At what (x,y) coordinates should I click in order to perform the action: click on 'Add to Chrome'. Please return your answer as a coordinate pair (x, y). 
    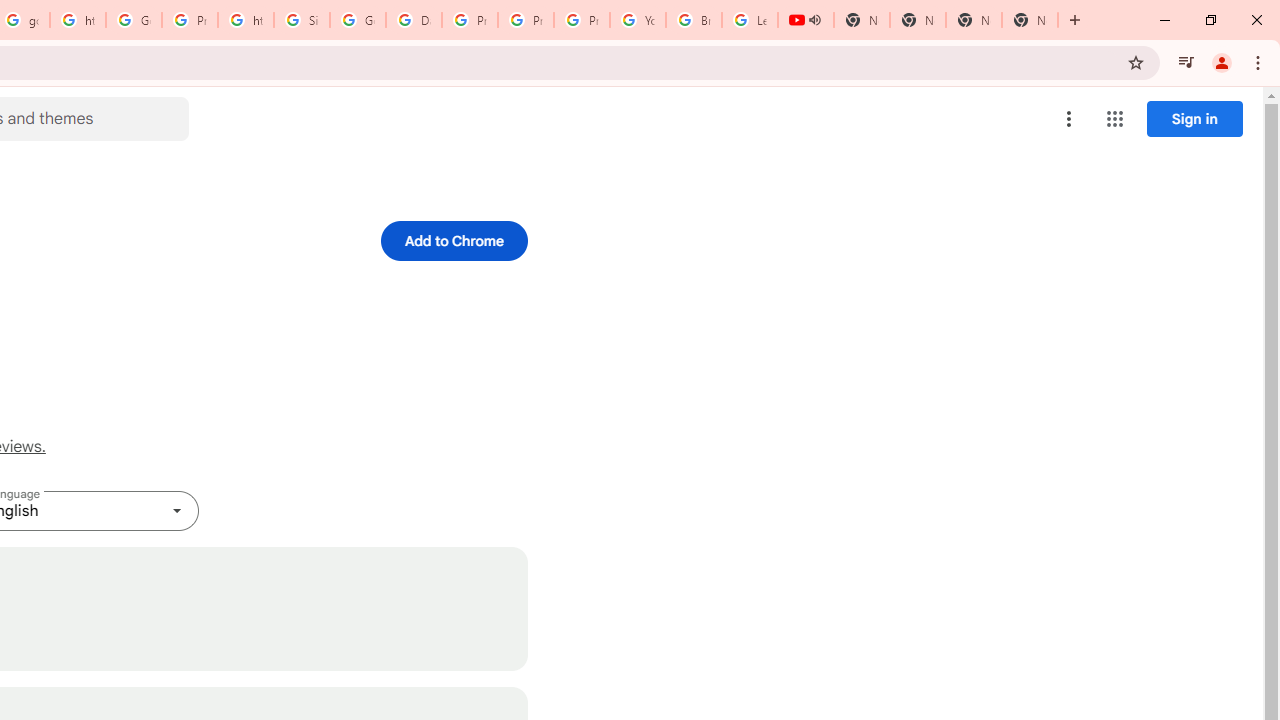
    Looking at the image, I should click on (452, 239).